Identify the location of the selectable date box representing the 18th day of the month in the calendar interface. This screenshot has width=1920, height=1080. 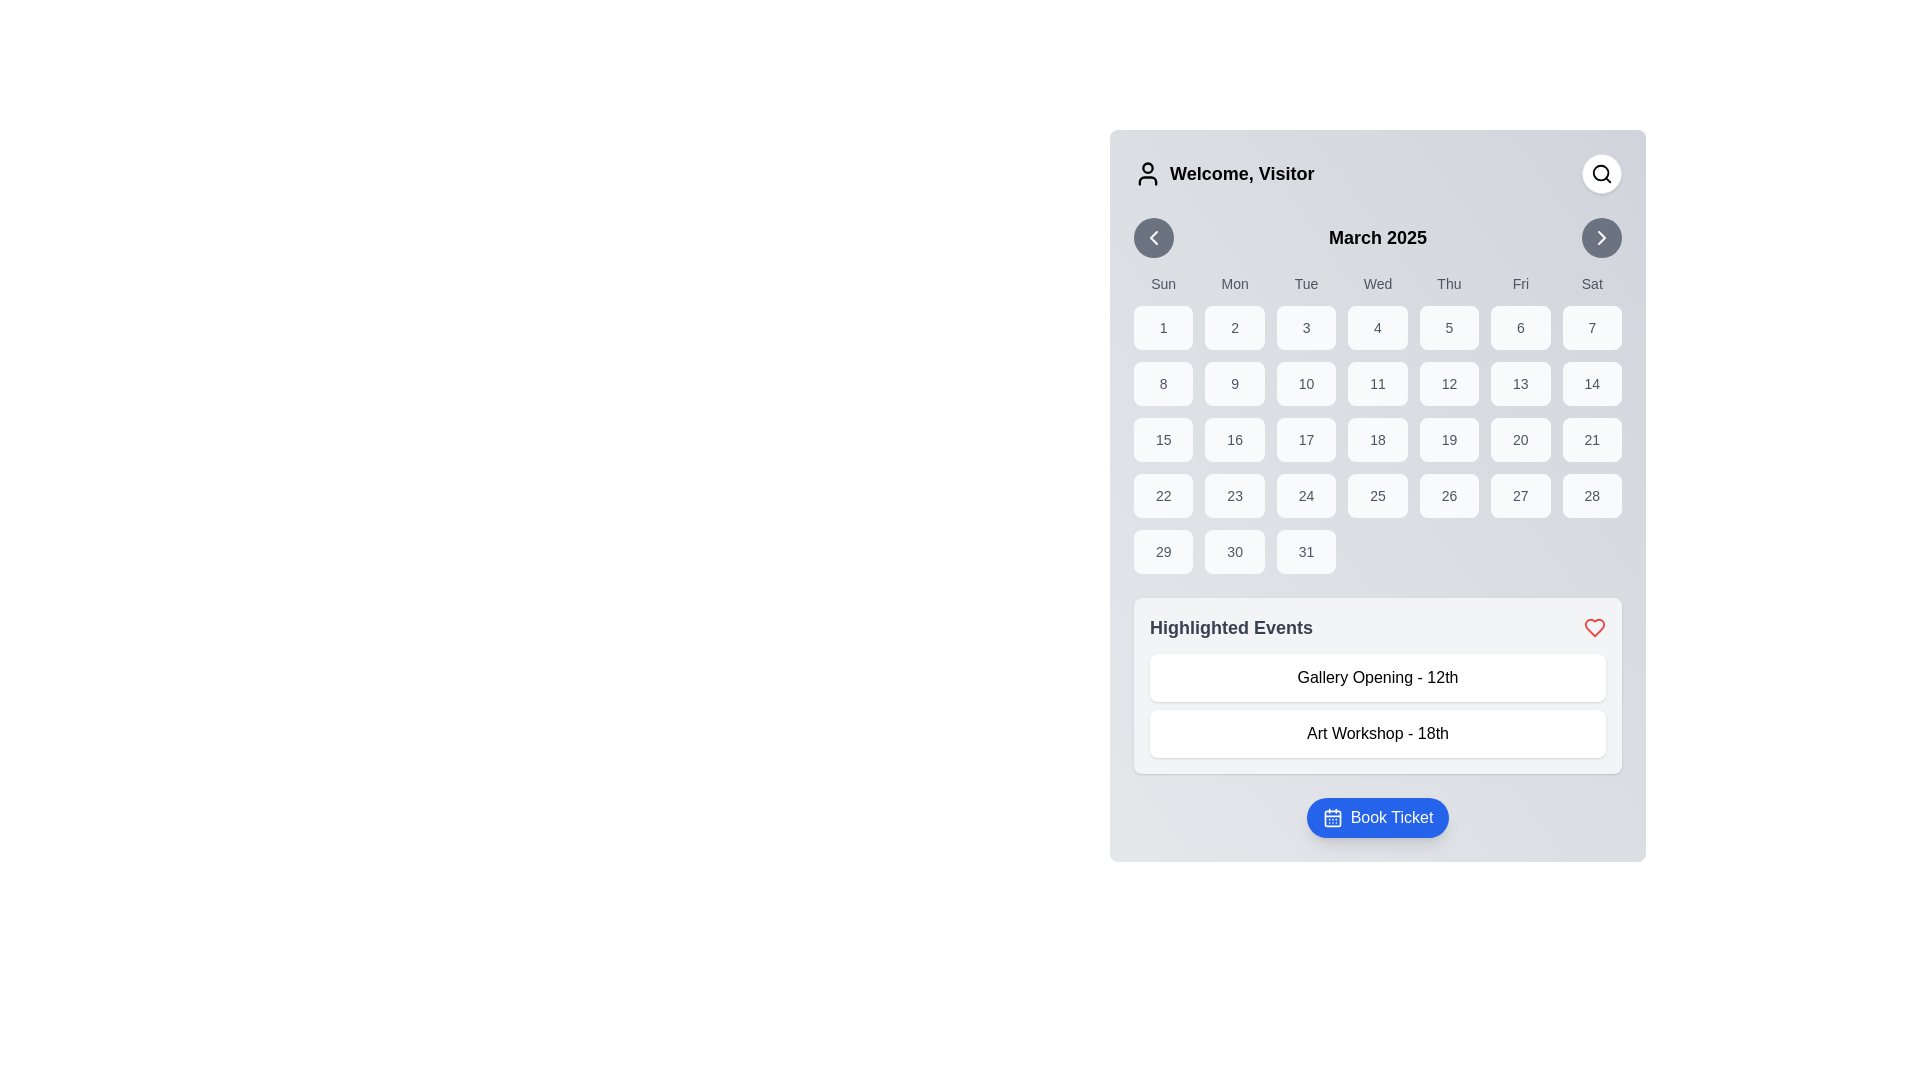
(1376, 438).